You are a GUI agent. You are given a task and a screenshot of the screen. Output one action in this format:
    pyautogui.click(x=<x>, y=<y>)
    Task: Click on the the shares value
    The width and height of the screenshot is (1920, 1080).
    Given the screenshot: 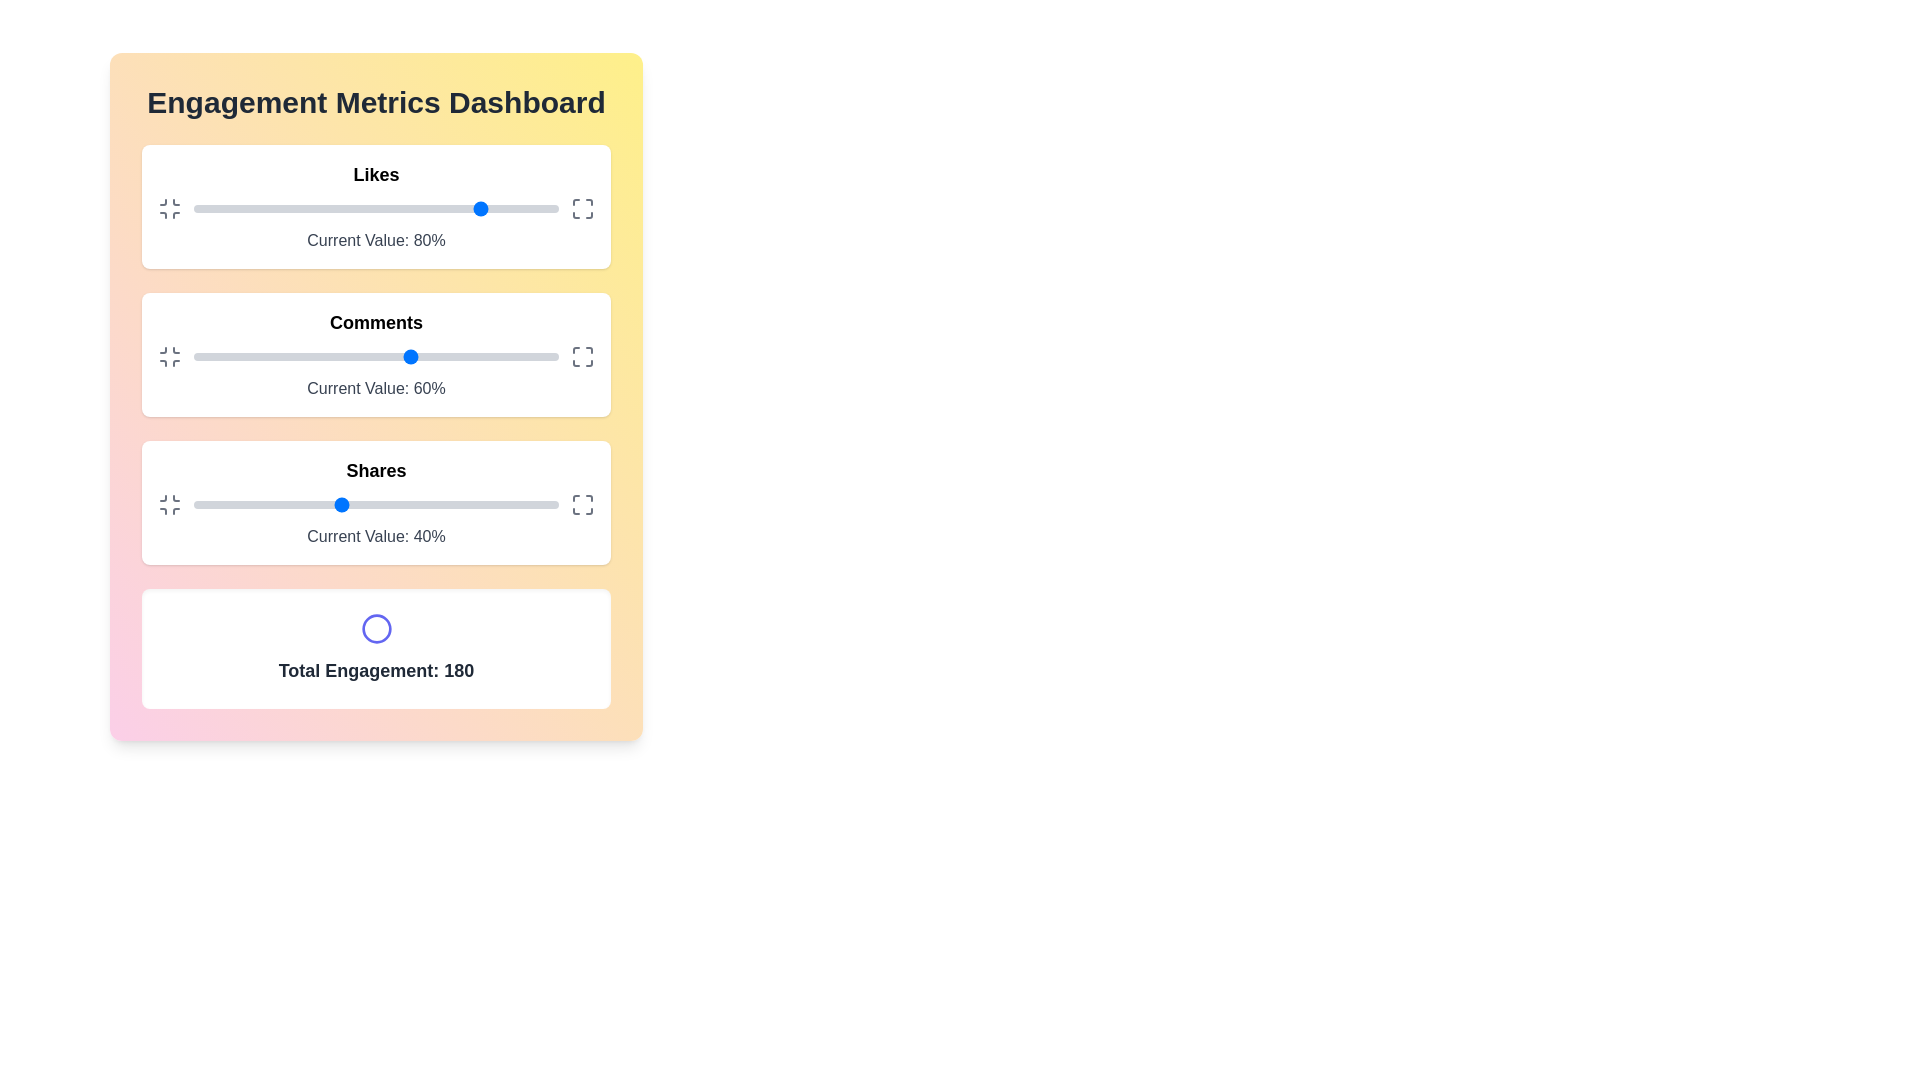 What is the action you would take?
    pyautogui.click(x=212, y=504)
    